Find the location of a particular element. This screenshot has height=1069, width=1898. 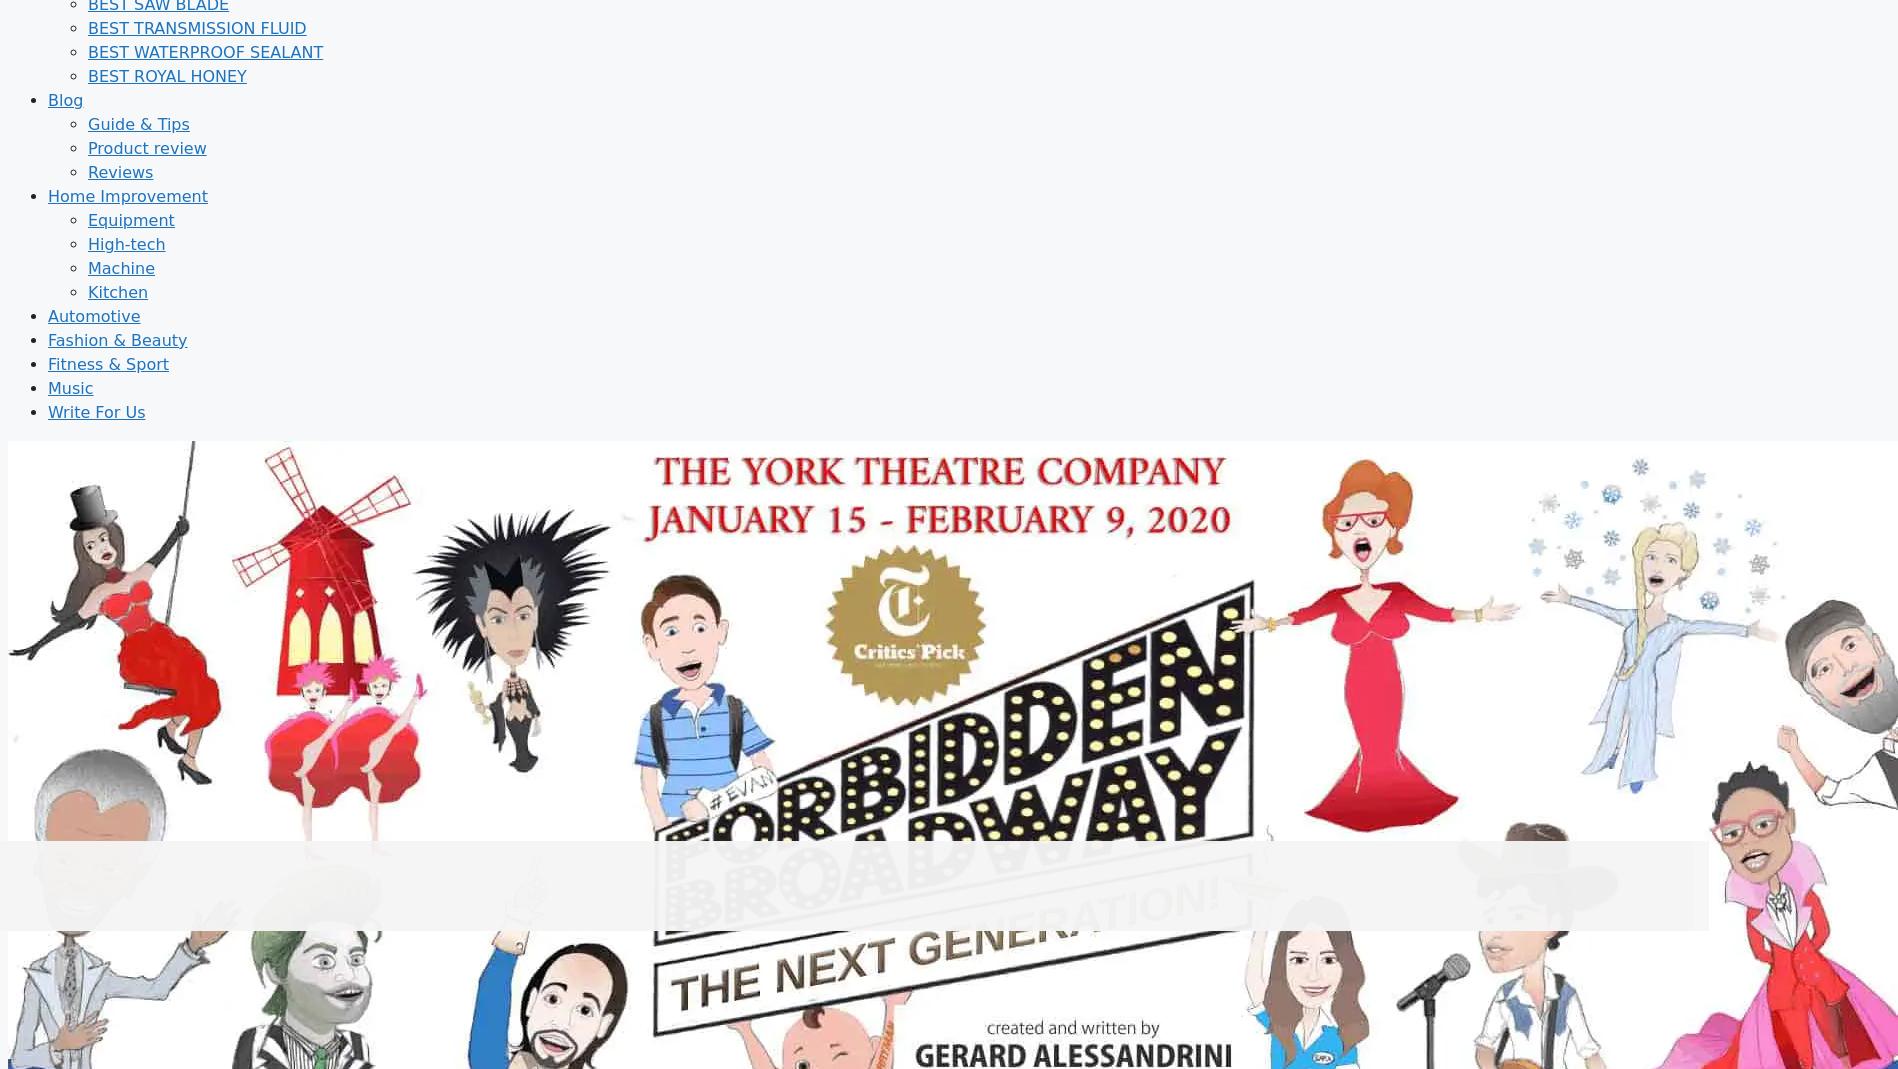

'Machine' is located at coordinates (121, 266).